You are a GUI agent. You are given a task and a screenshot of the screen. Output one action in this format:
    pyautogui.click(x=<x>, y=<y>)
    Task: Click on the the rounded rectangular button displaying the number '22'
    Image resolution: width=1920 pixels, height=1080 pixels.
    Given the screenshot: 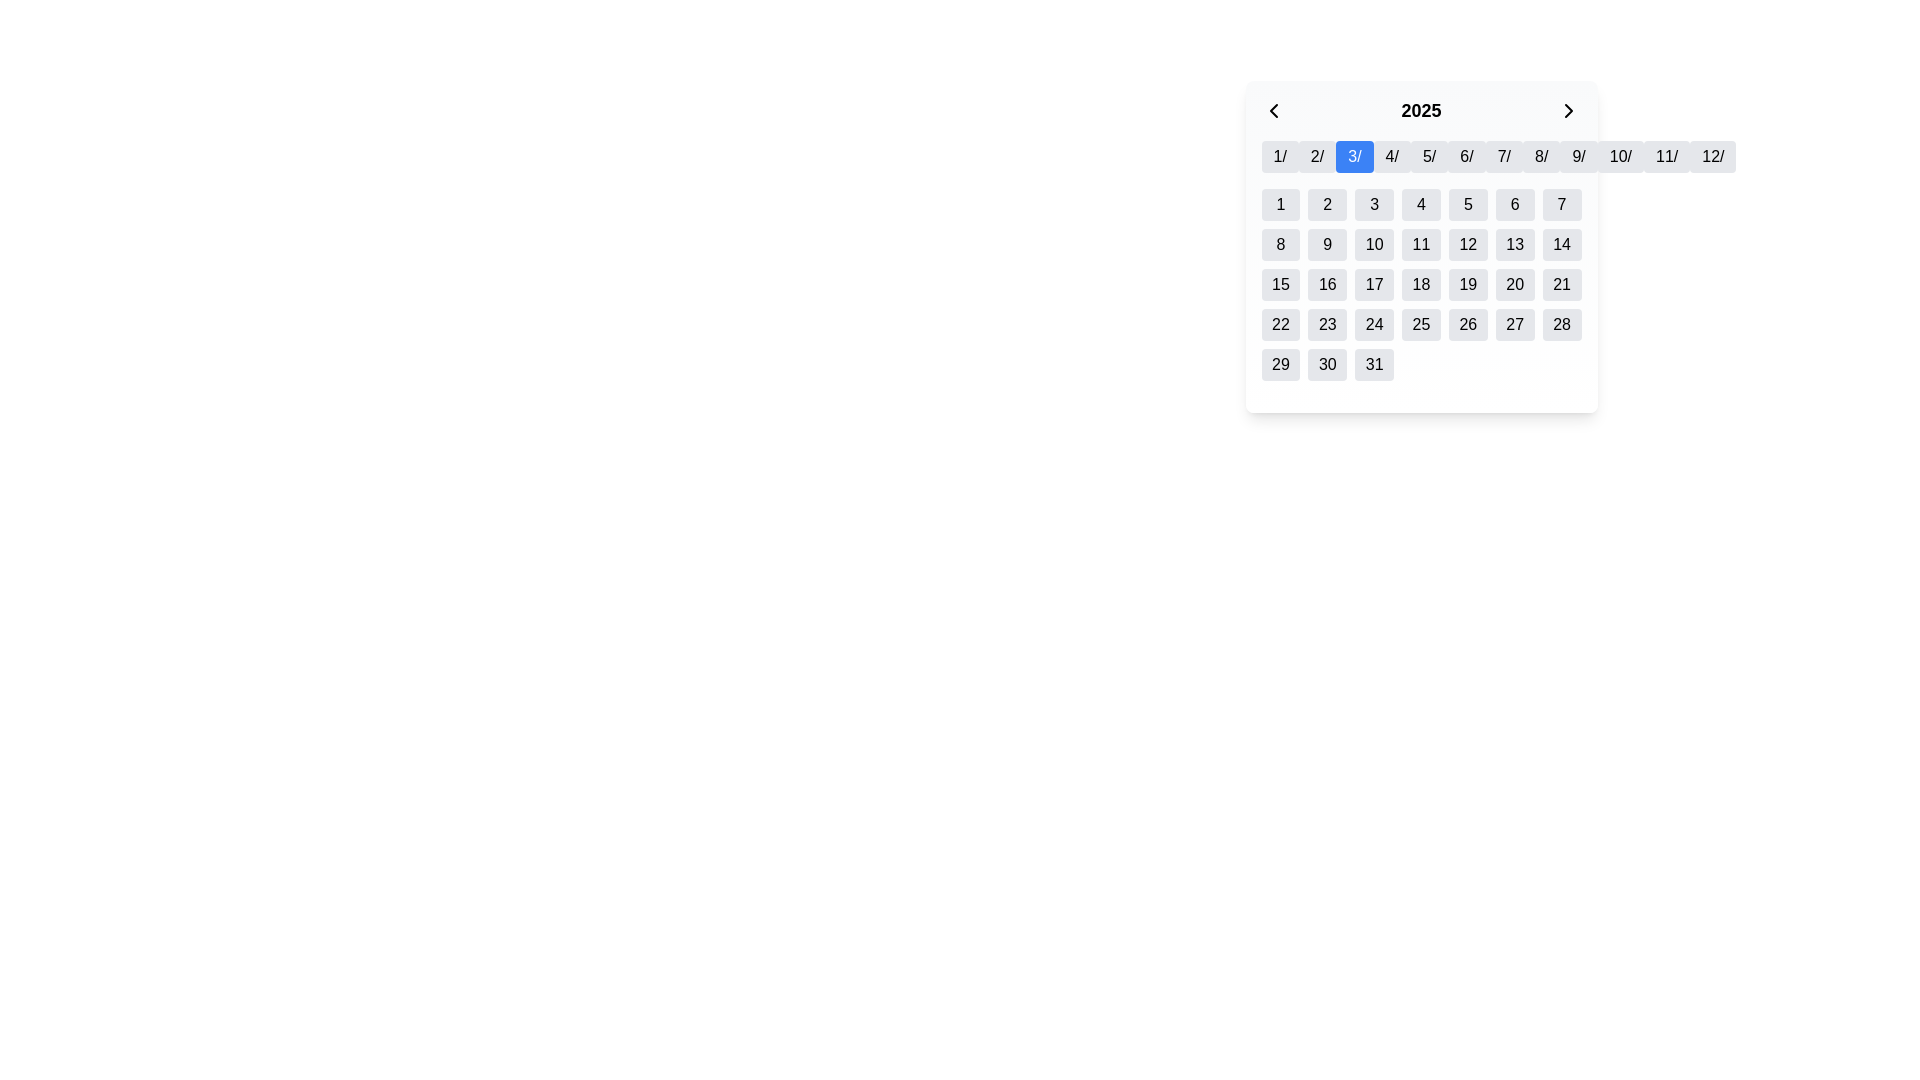 What is the action you would take?
    pyautogui.click(x=1280, y=323)
    